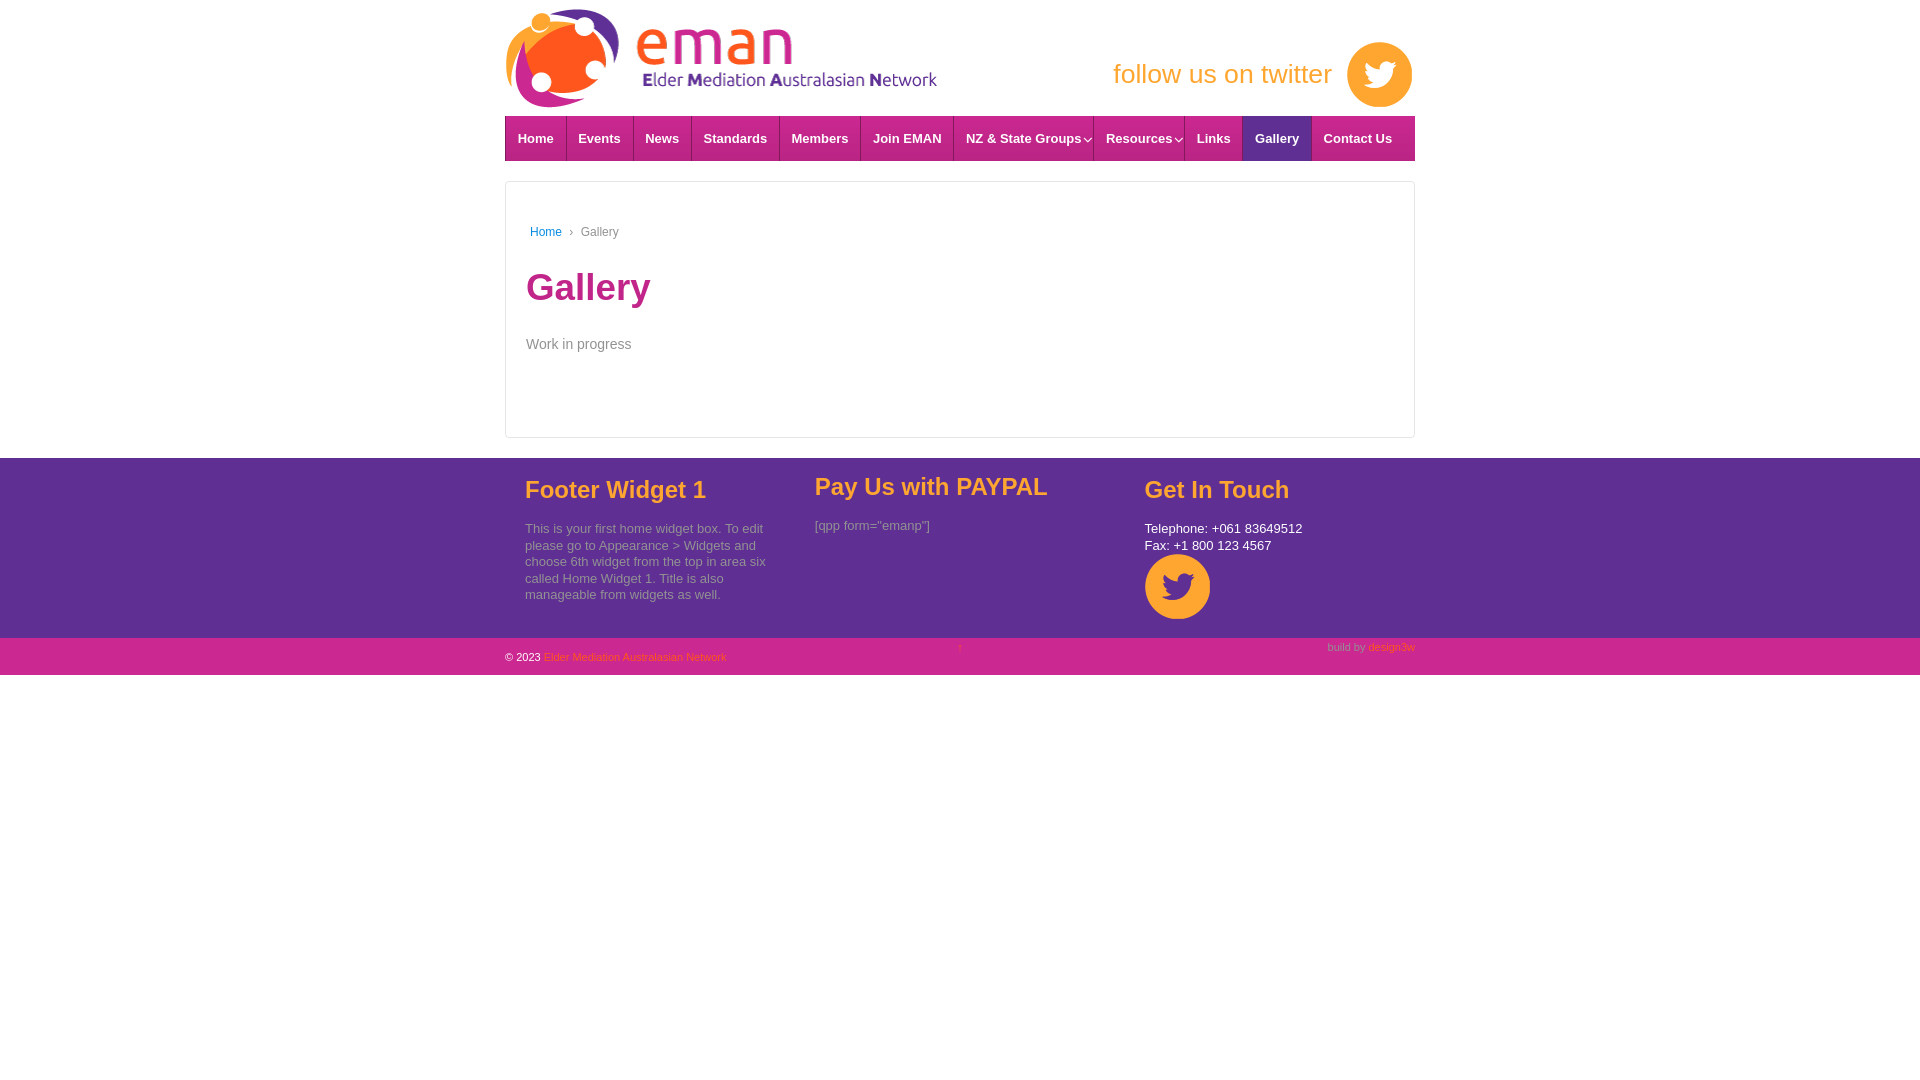 The image size is (1920, 1080). I want to click on 'News', so click(662, 137).